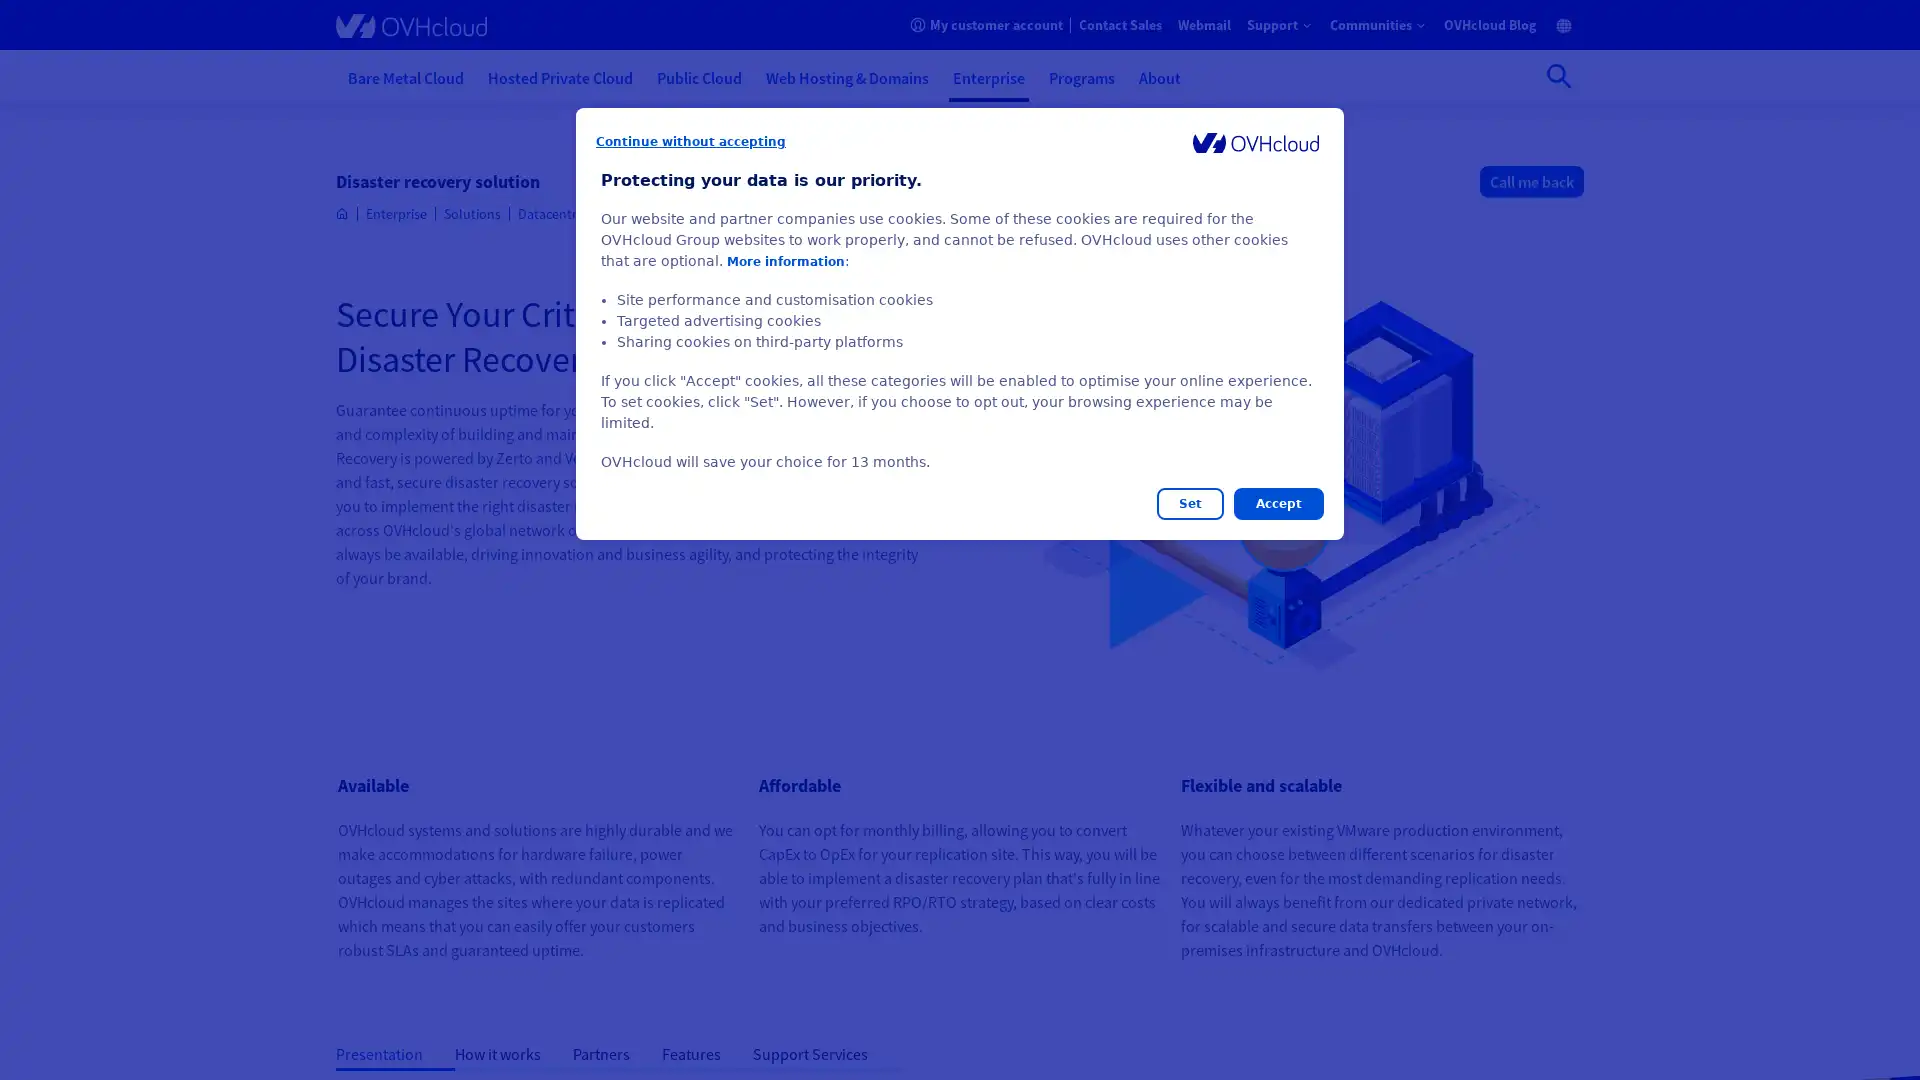 The image size is (1920, 1080). What do you see at coordinates (1277, 503) in the screenshot?
I see `Accept` at bounding box center [1277, 503].